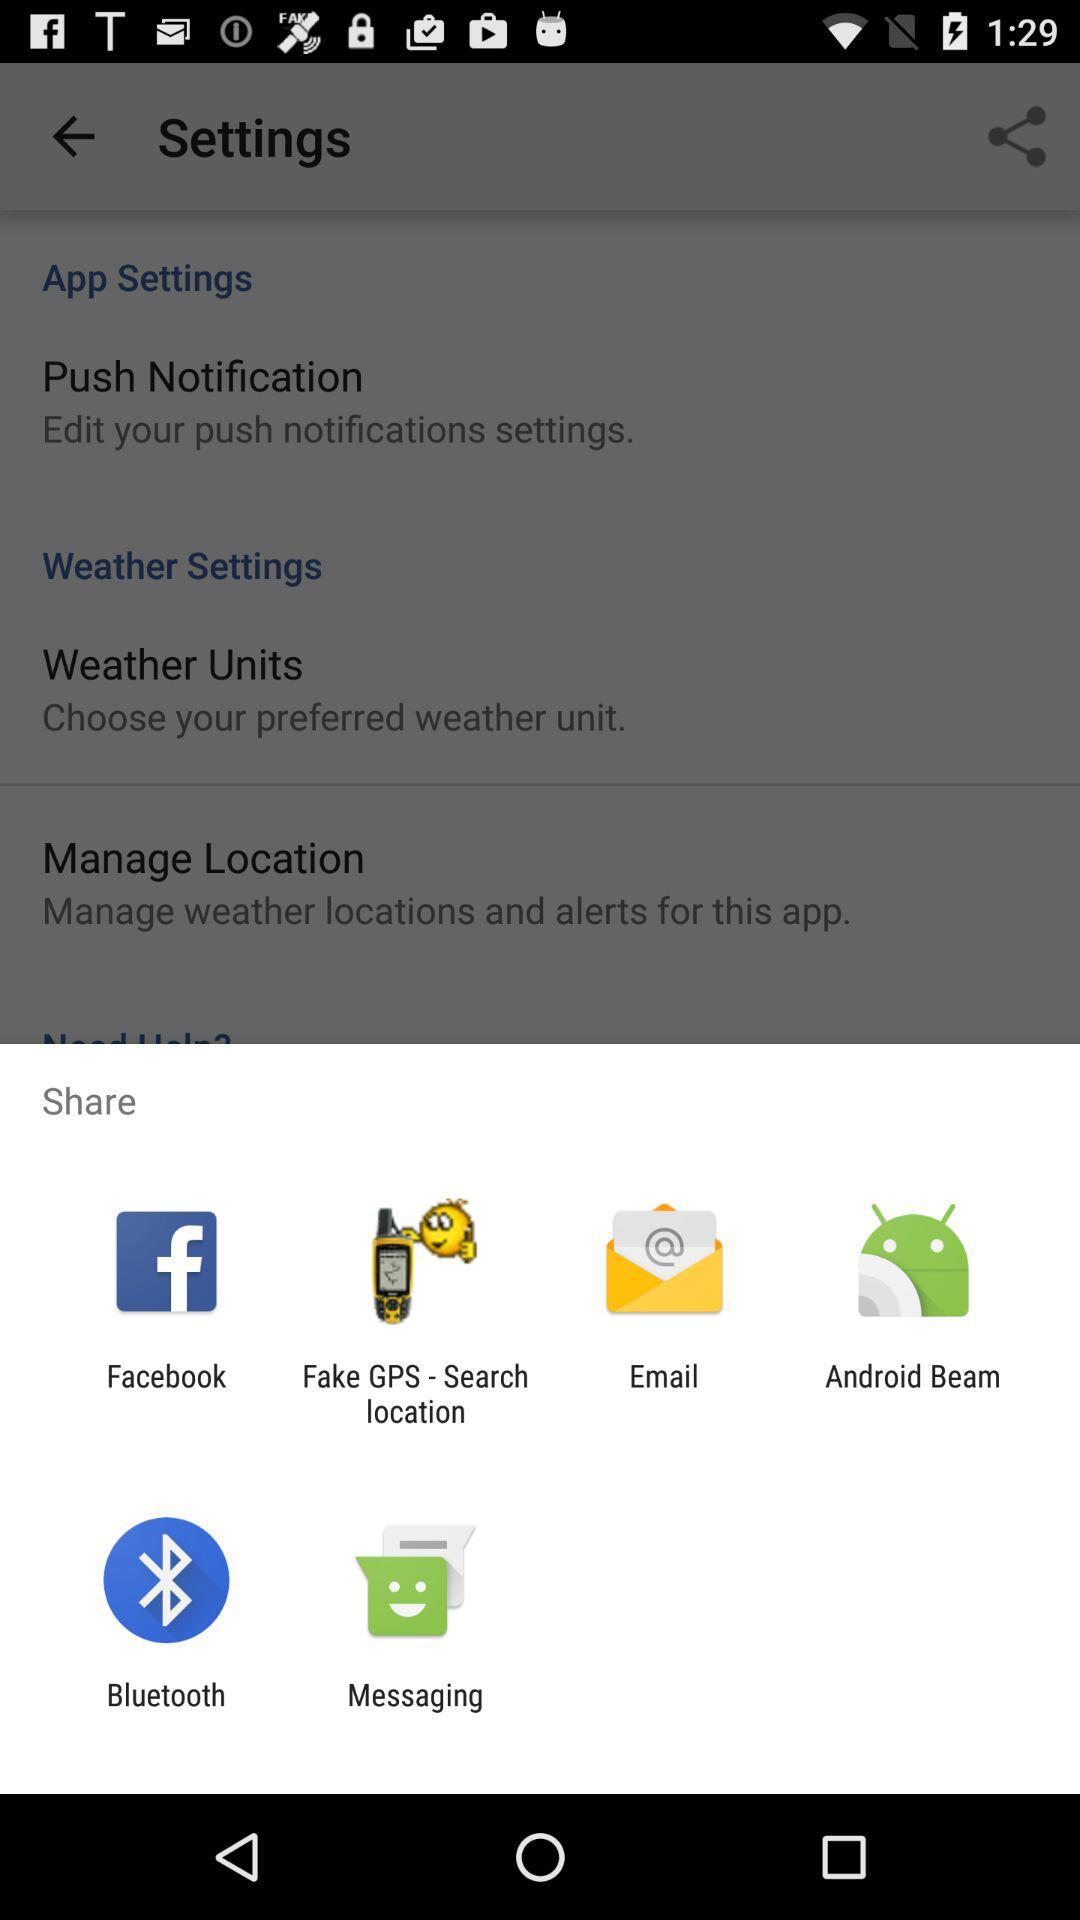  Describe the element at coordinates (414, 1711) in the screenshot. I see `icon to the right of bluetooth item` at that location.